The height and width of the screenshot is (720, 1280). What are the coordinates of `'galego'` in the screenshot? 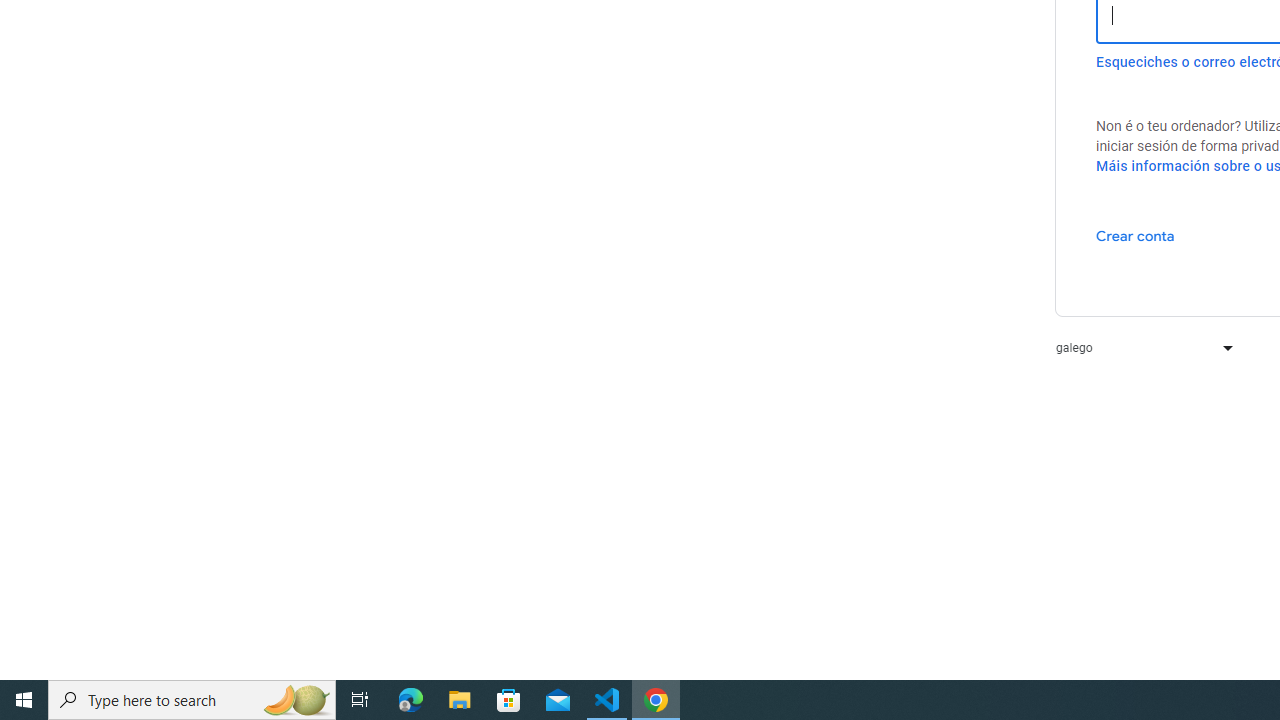 It's located at (1139, 346).